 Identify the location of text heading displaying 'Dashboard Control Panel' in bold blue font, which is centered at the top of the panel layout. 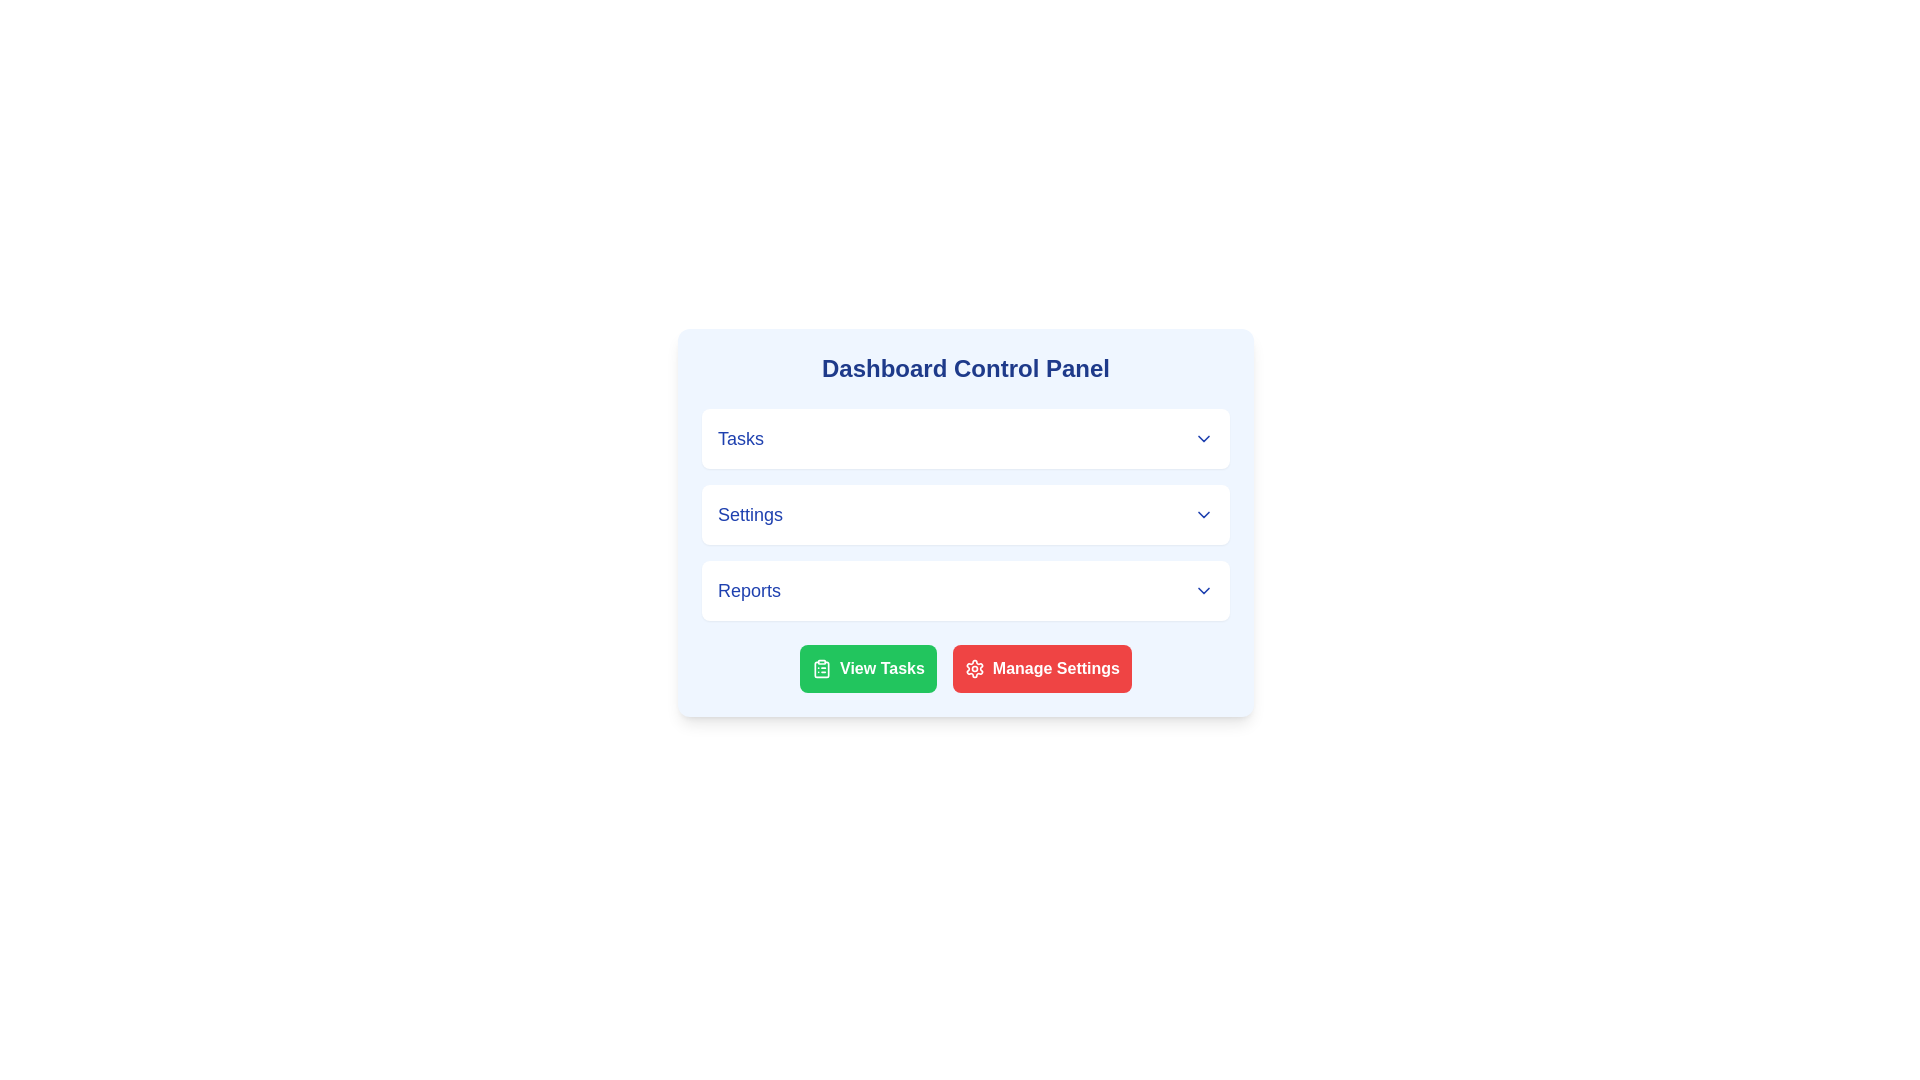
(965, 369).